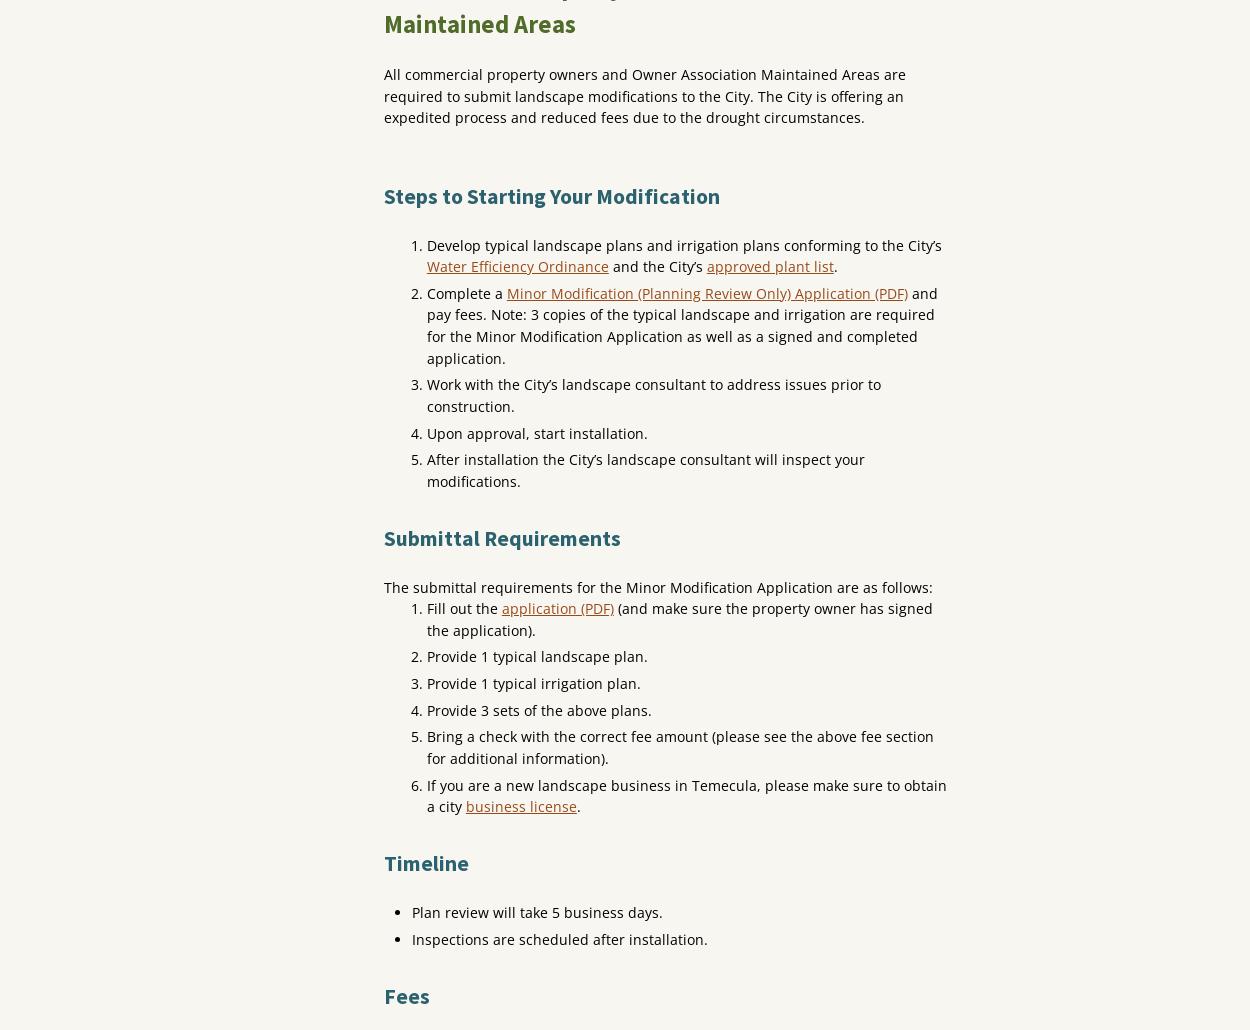 The image size is (1250, 1030). What do you see at coordinates (686, 794) in the screenshot?
I see `'If you are a new landscape business in Temecula, please make sure to obtain a city'` at bounding box center [686, 794].